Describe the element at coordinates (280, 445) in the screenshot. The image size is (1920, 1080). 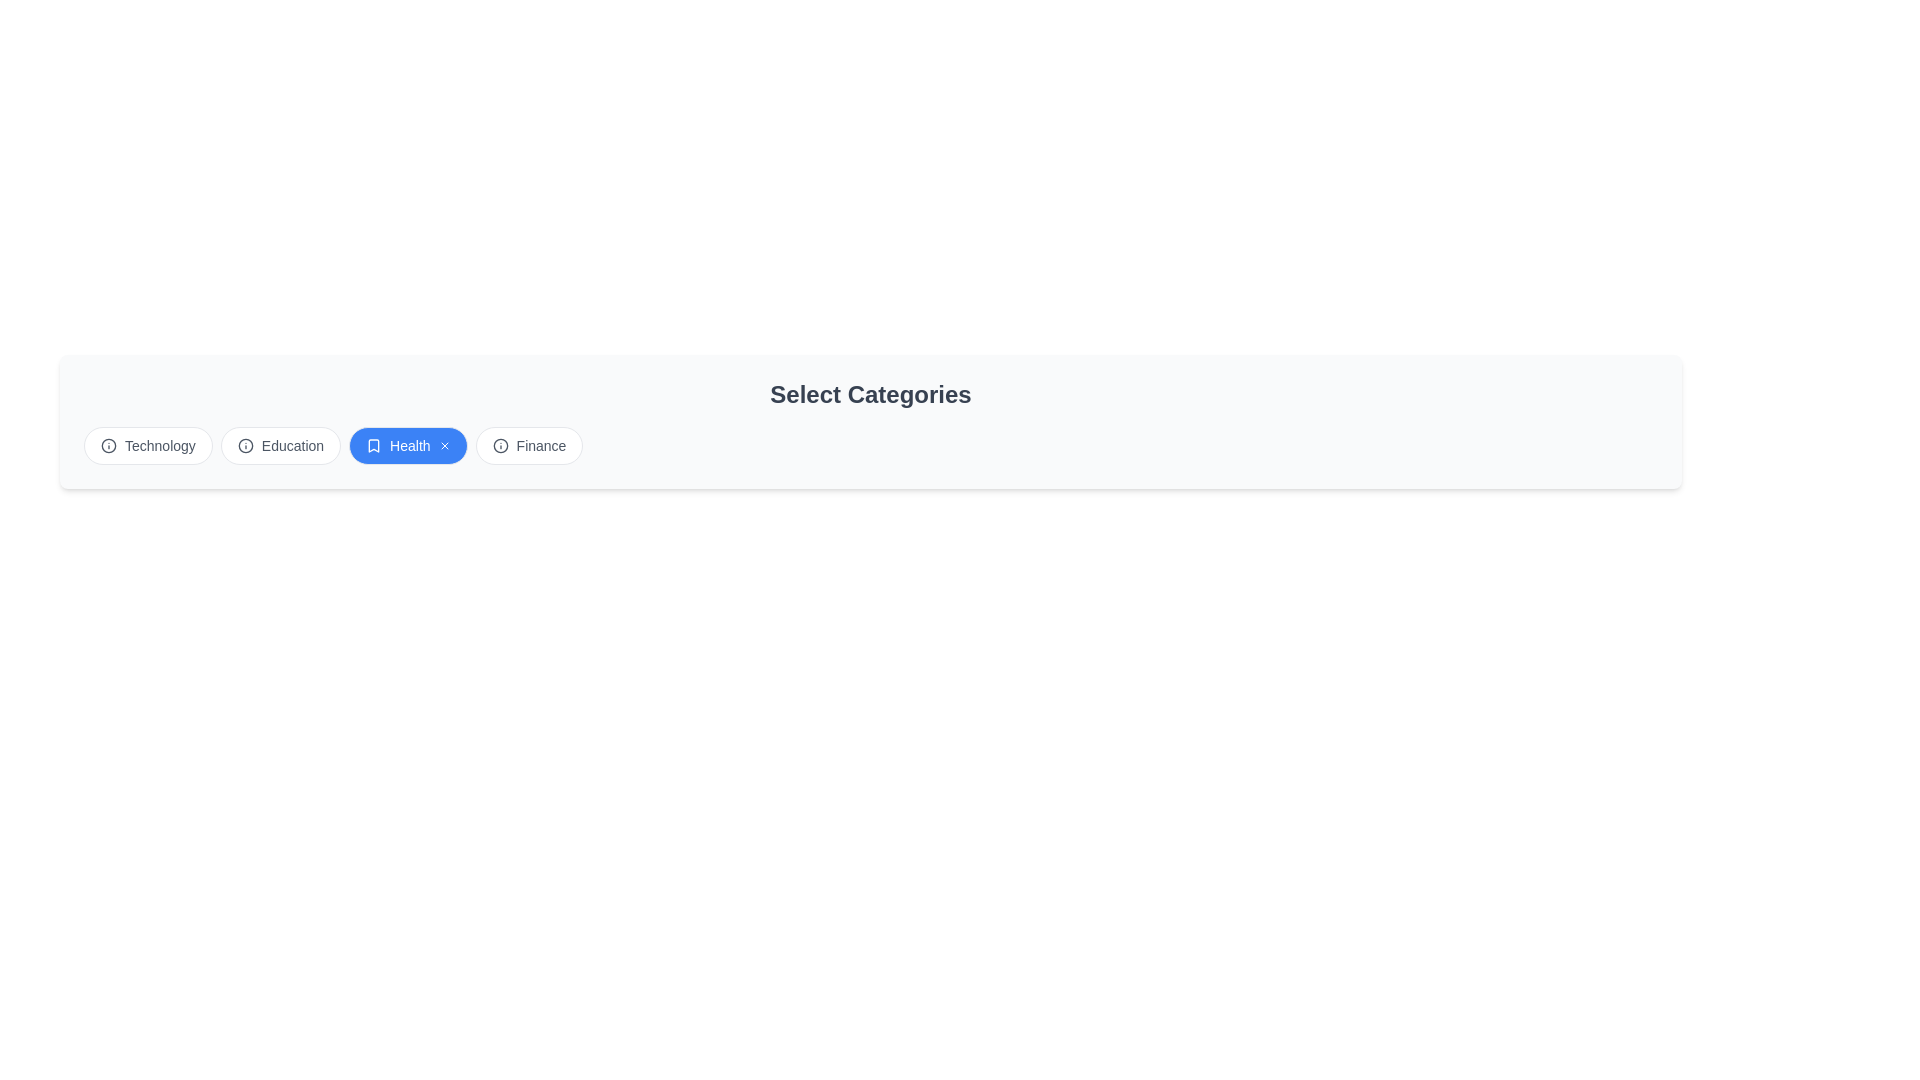
I see `the chip labeled 'Education' to observe its hover state` at that location.